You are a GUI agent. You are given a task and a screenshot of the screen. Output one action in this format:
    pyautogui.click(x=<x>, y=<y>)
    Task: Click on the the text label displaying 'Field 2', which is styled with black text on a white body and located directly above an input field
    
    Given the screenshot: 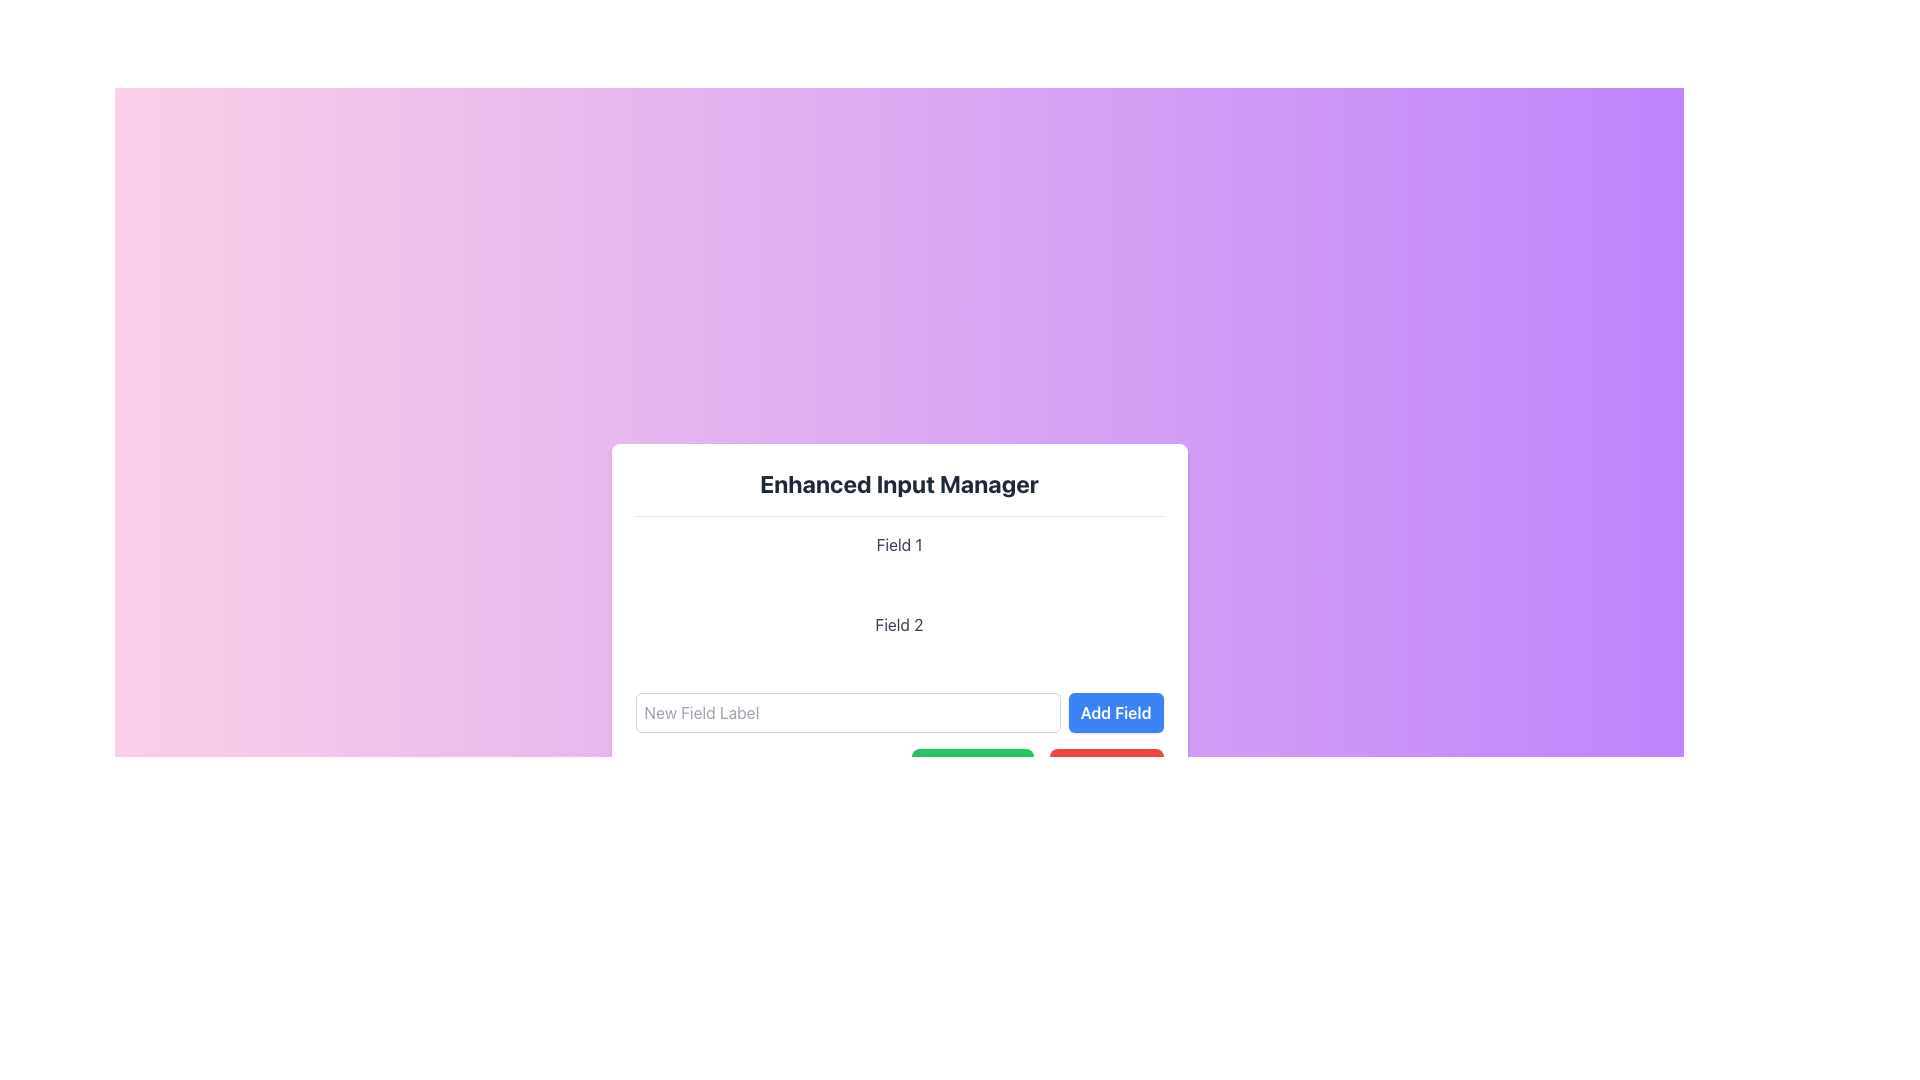 What is the action you would take?
    pyautogui.click(x=898, y=623)
    